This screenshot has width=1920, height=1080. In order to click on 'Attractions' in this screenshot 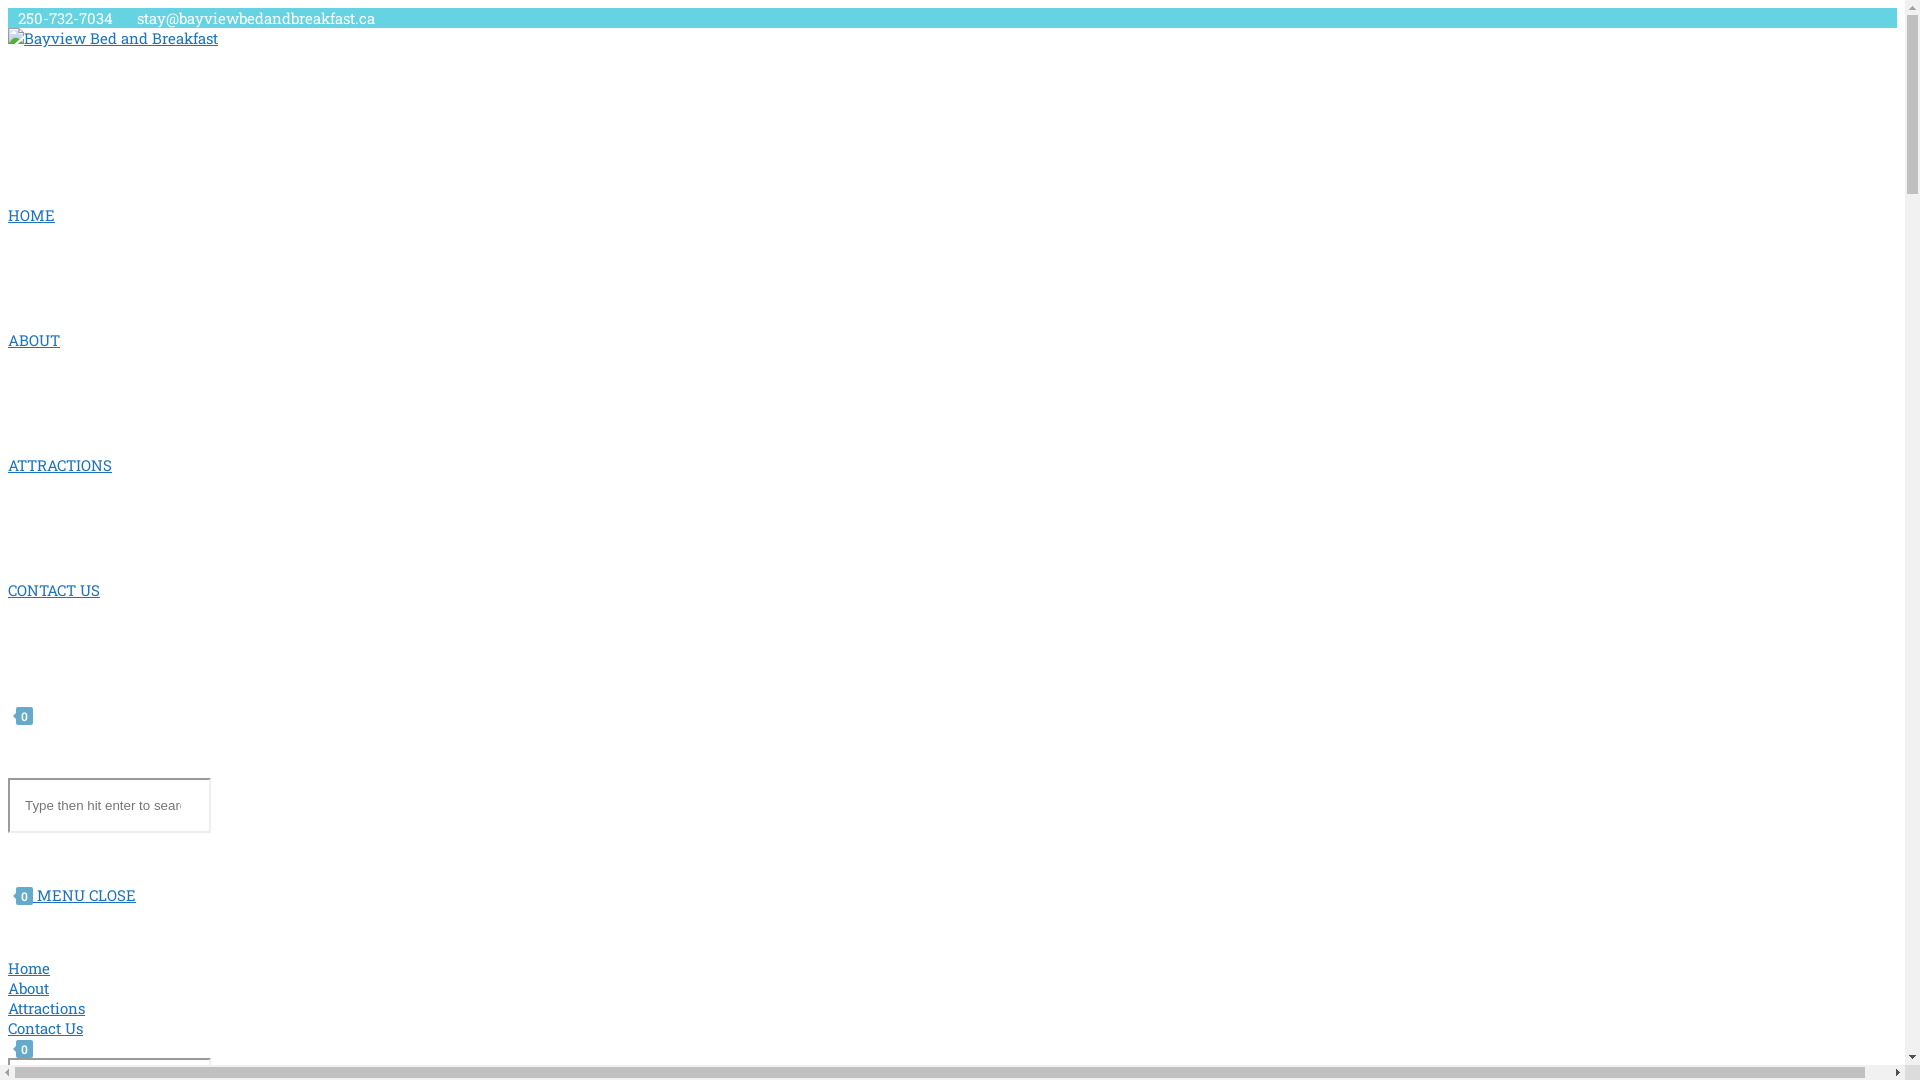, I will do `click(46, 1007)`.